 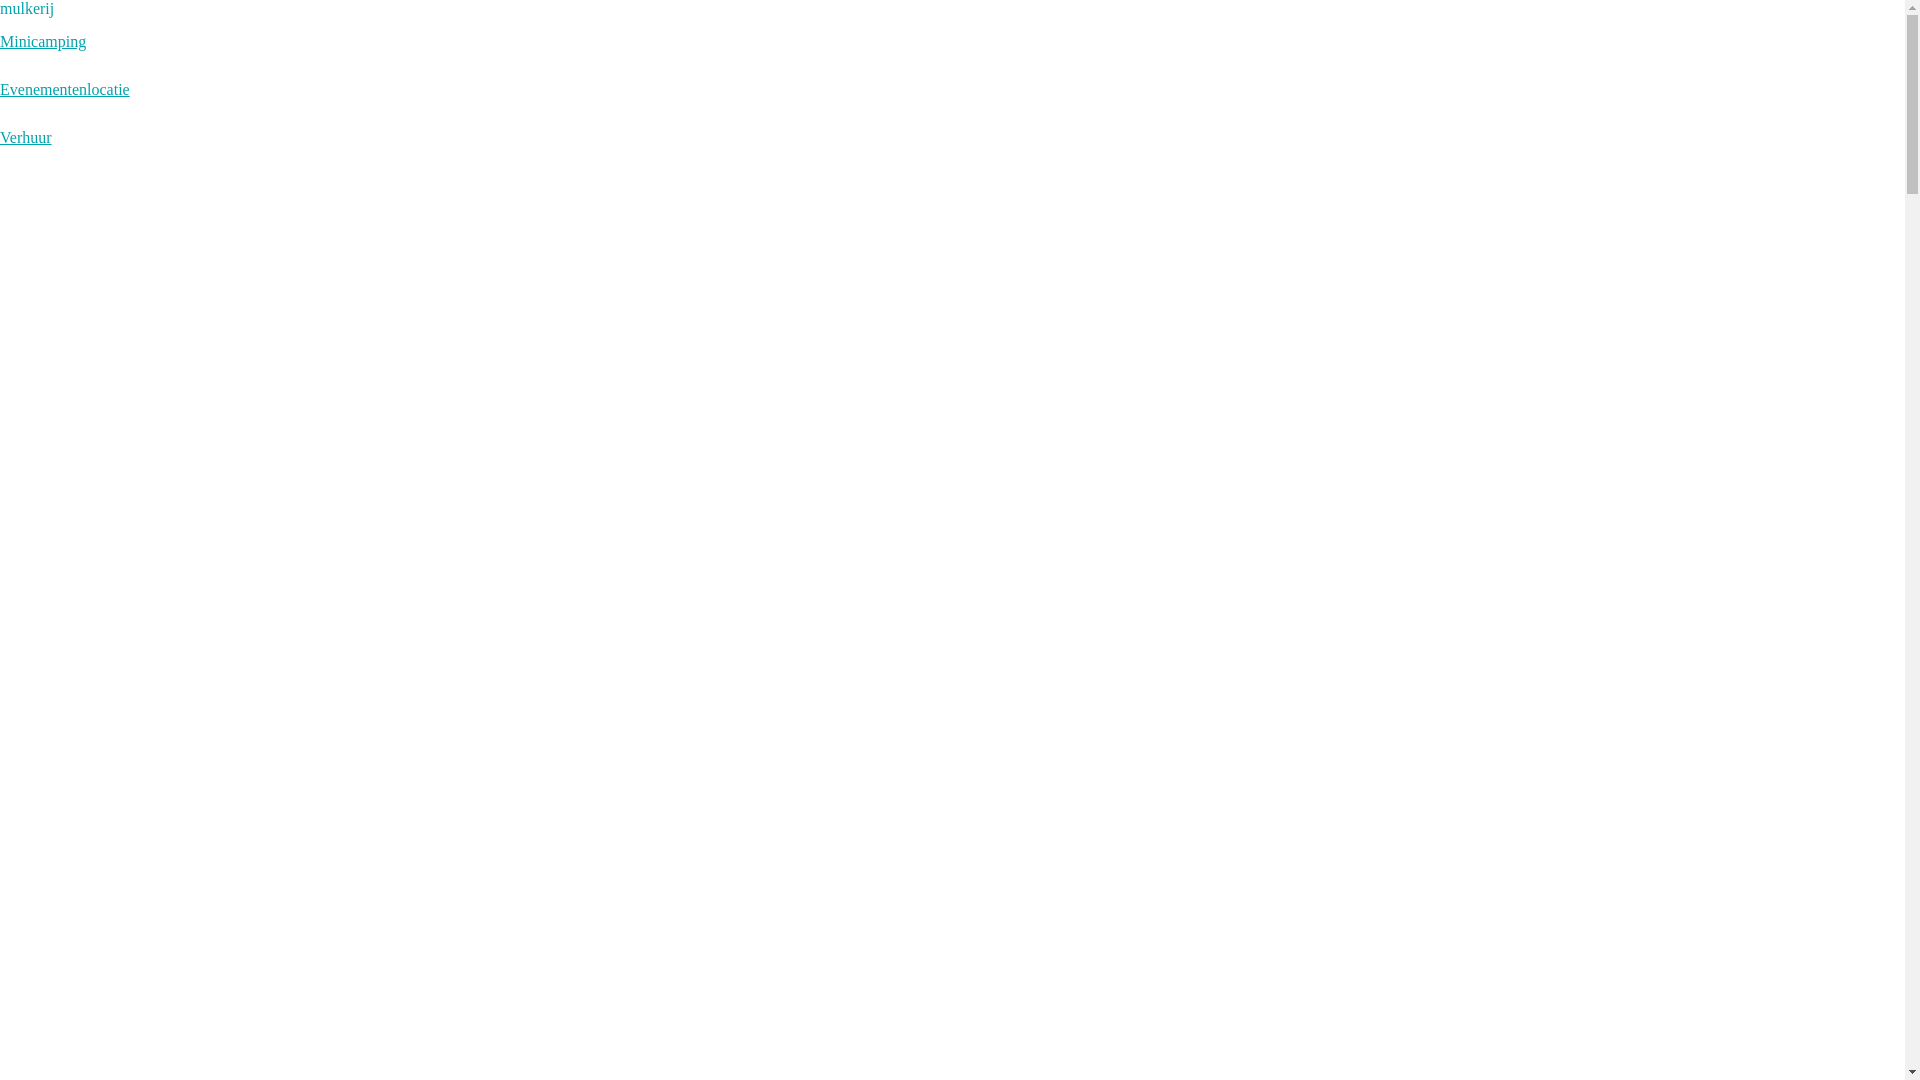 What do you see at coordinates (43, 41) in the screenshot?
I see `'Minicamping'` at bounding box center [43, 41].